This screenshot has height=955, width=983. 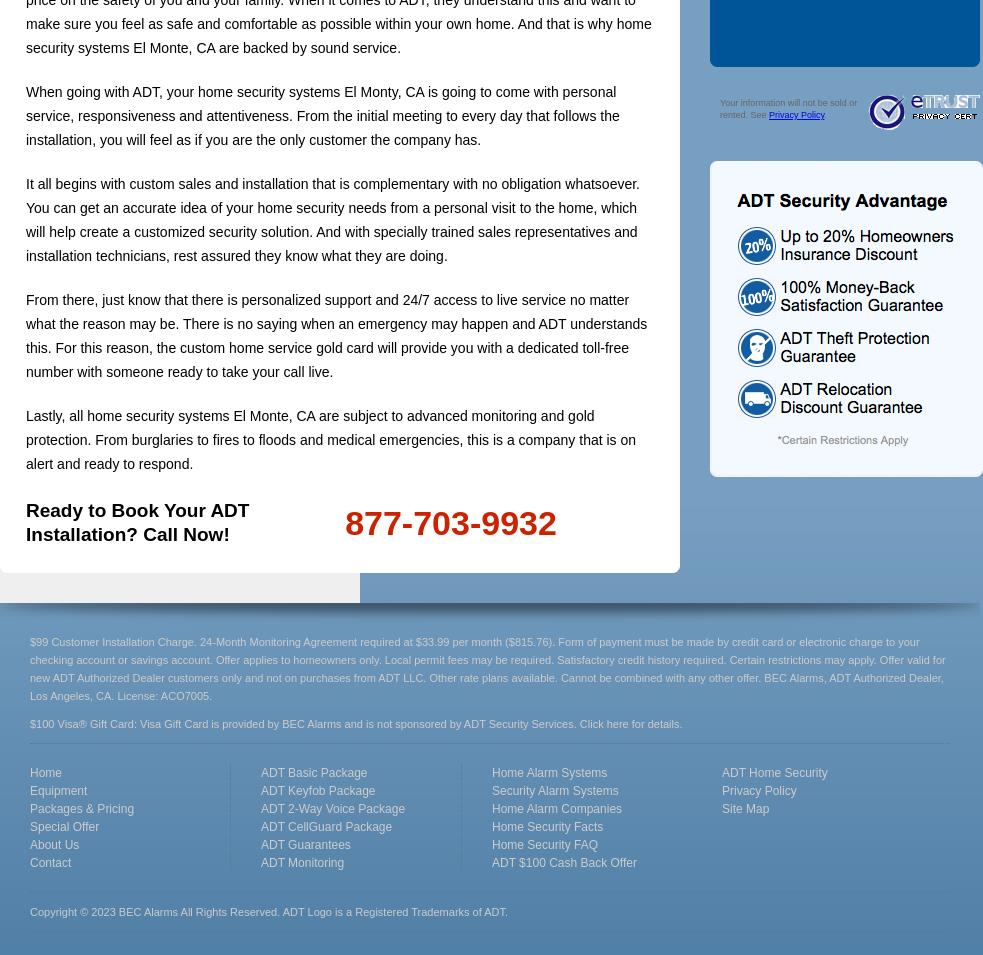 I want to click on 'Ready to Book Your ADT Installation? Call Now!', so click(x=24, y=522).